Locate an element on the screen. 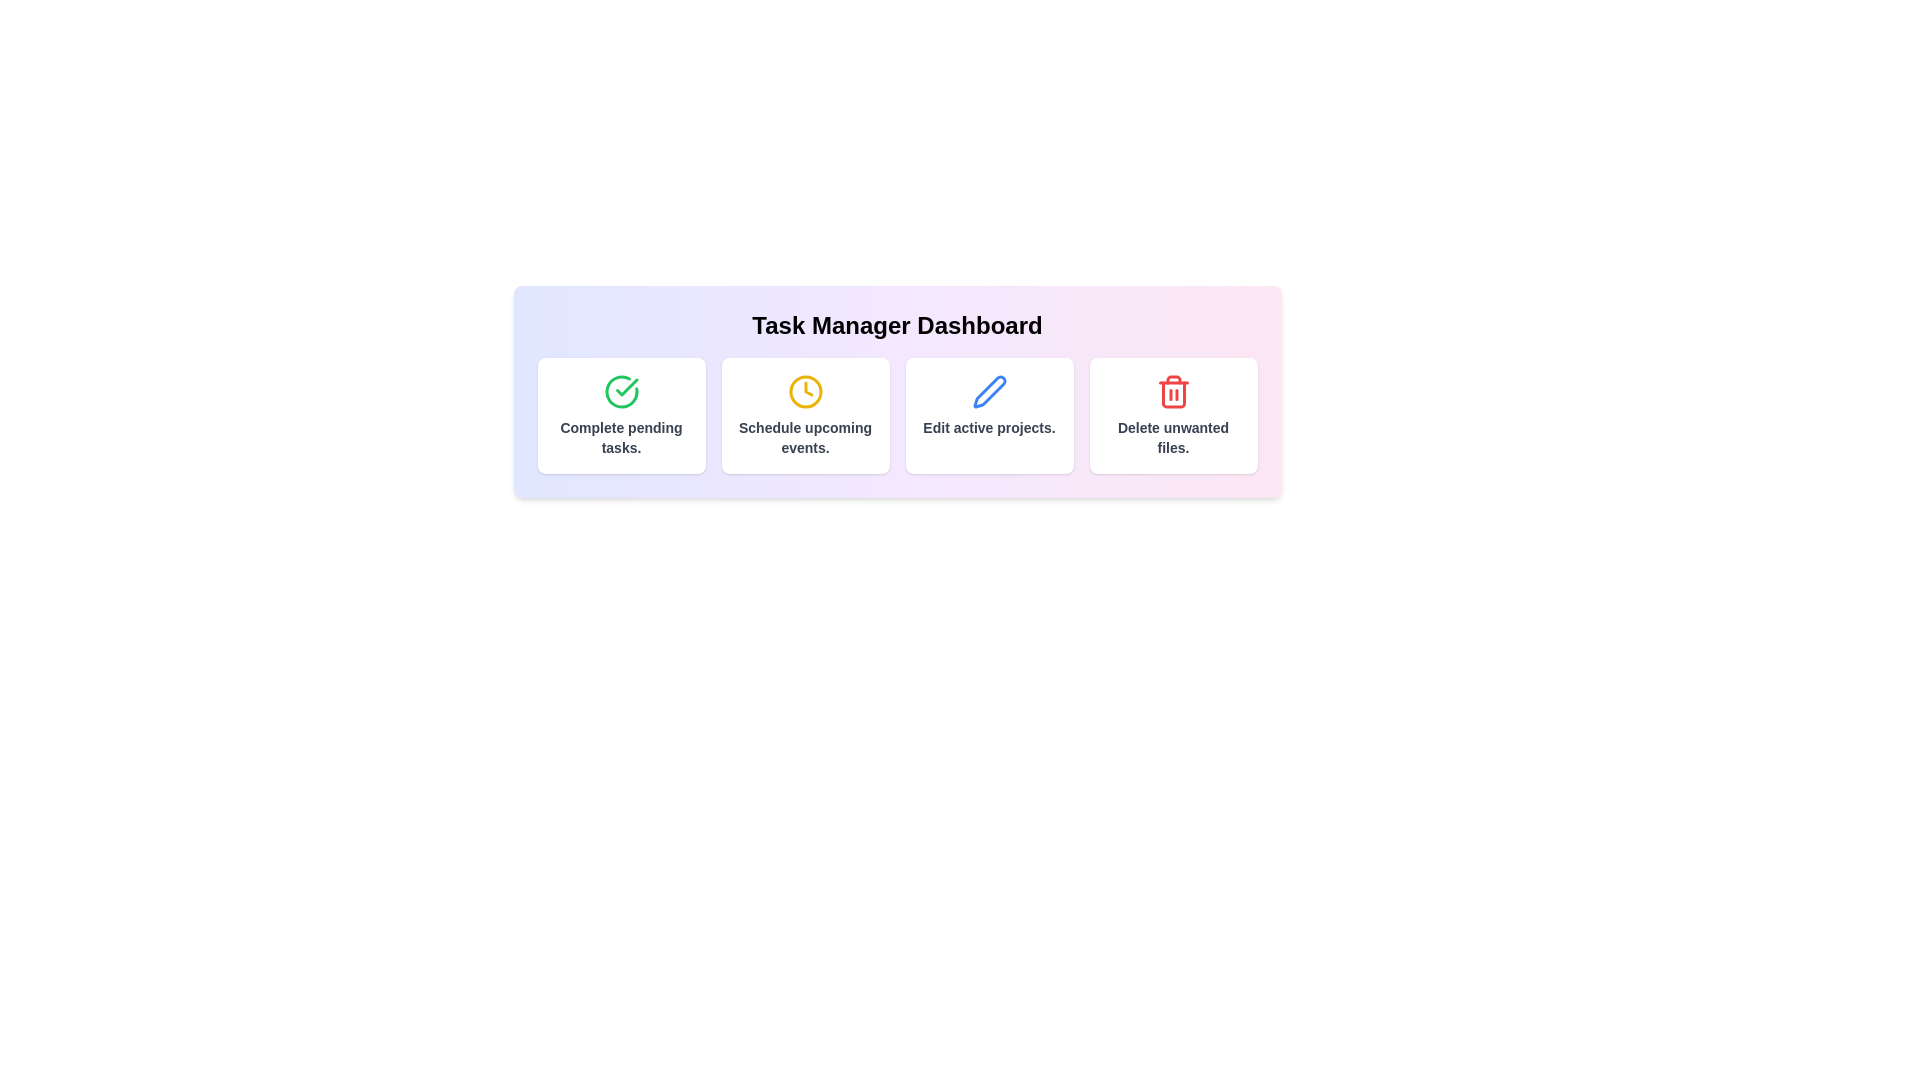 The image size is (1920, 1080). the text label located at the bottom of the third card, which describes the action for editing active projects, positioned directly below the pen icon is located at coordinates (989, 427).